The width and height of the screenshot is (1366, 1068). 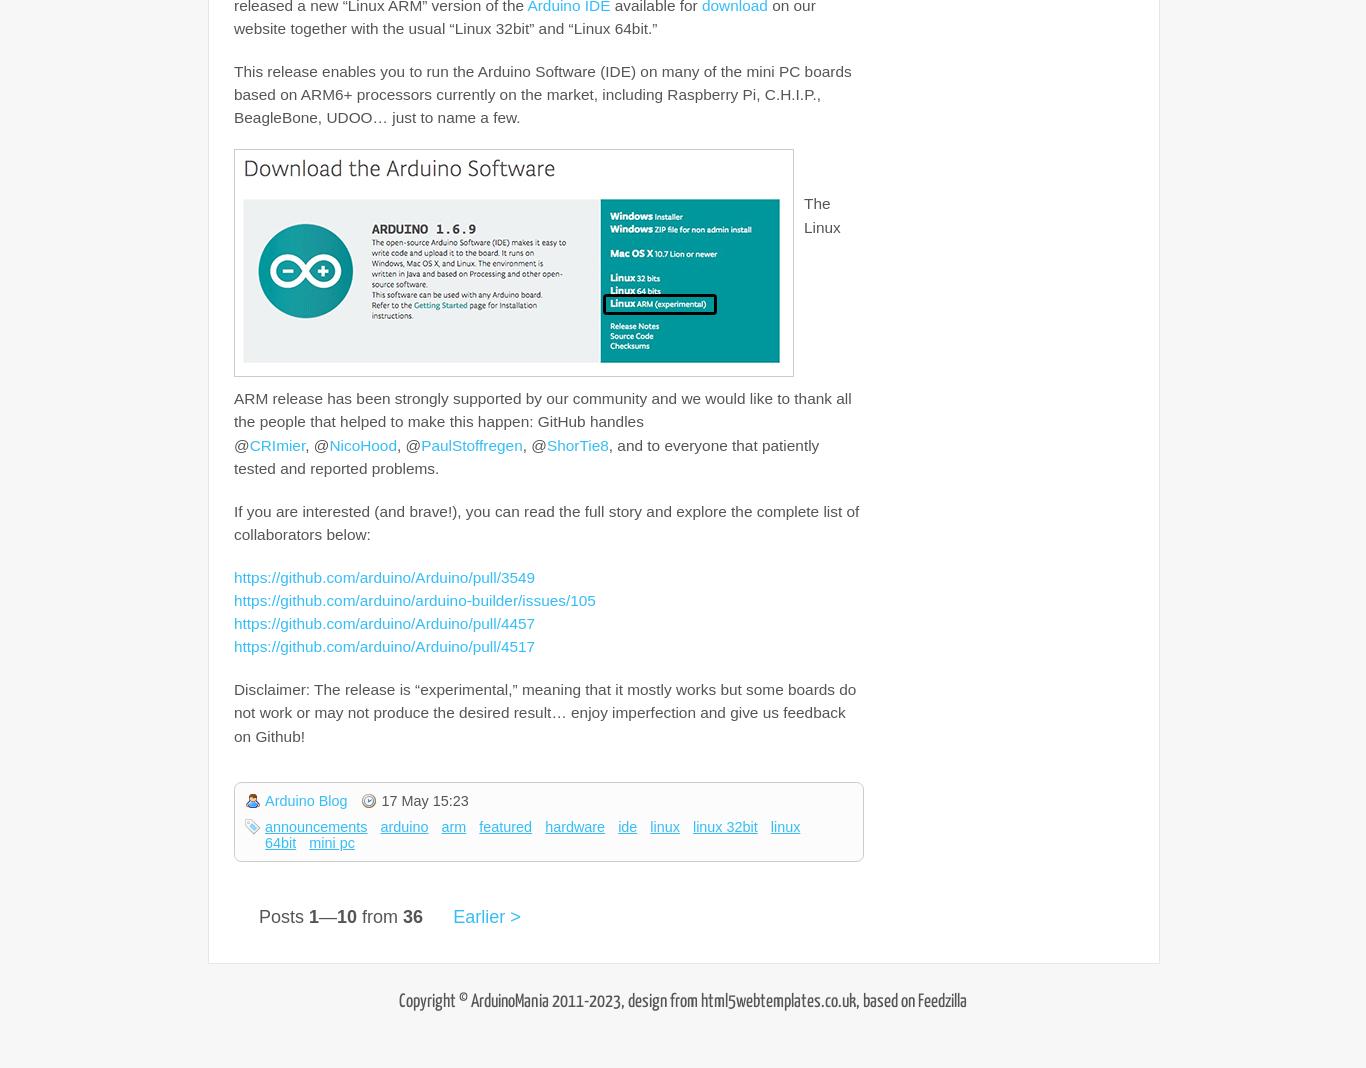 I want to click on 'from', so click(x=379, y=915).